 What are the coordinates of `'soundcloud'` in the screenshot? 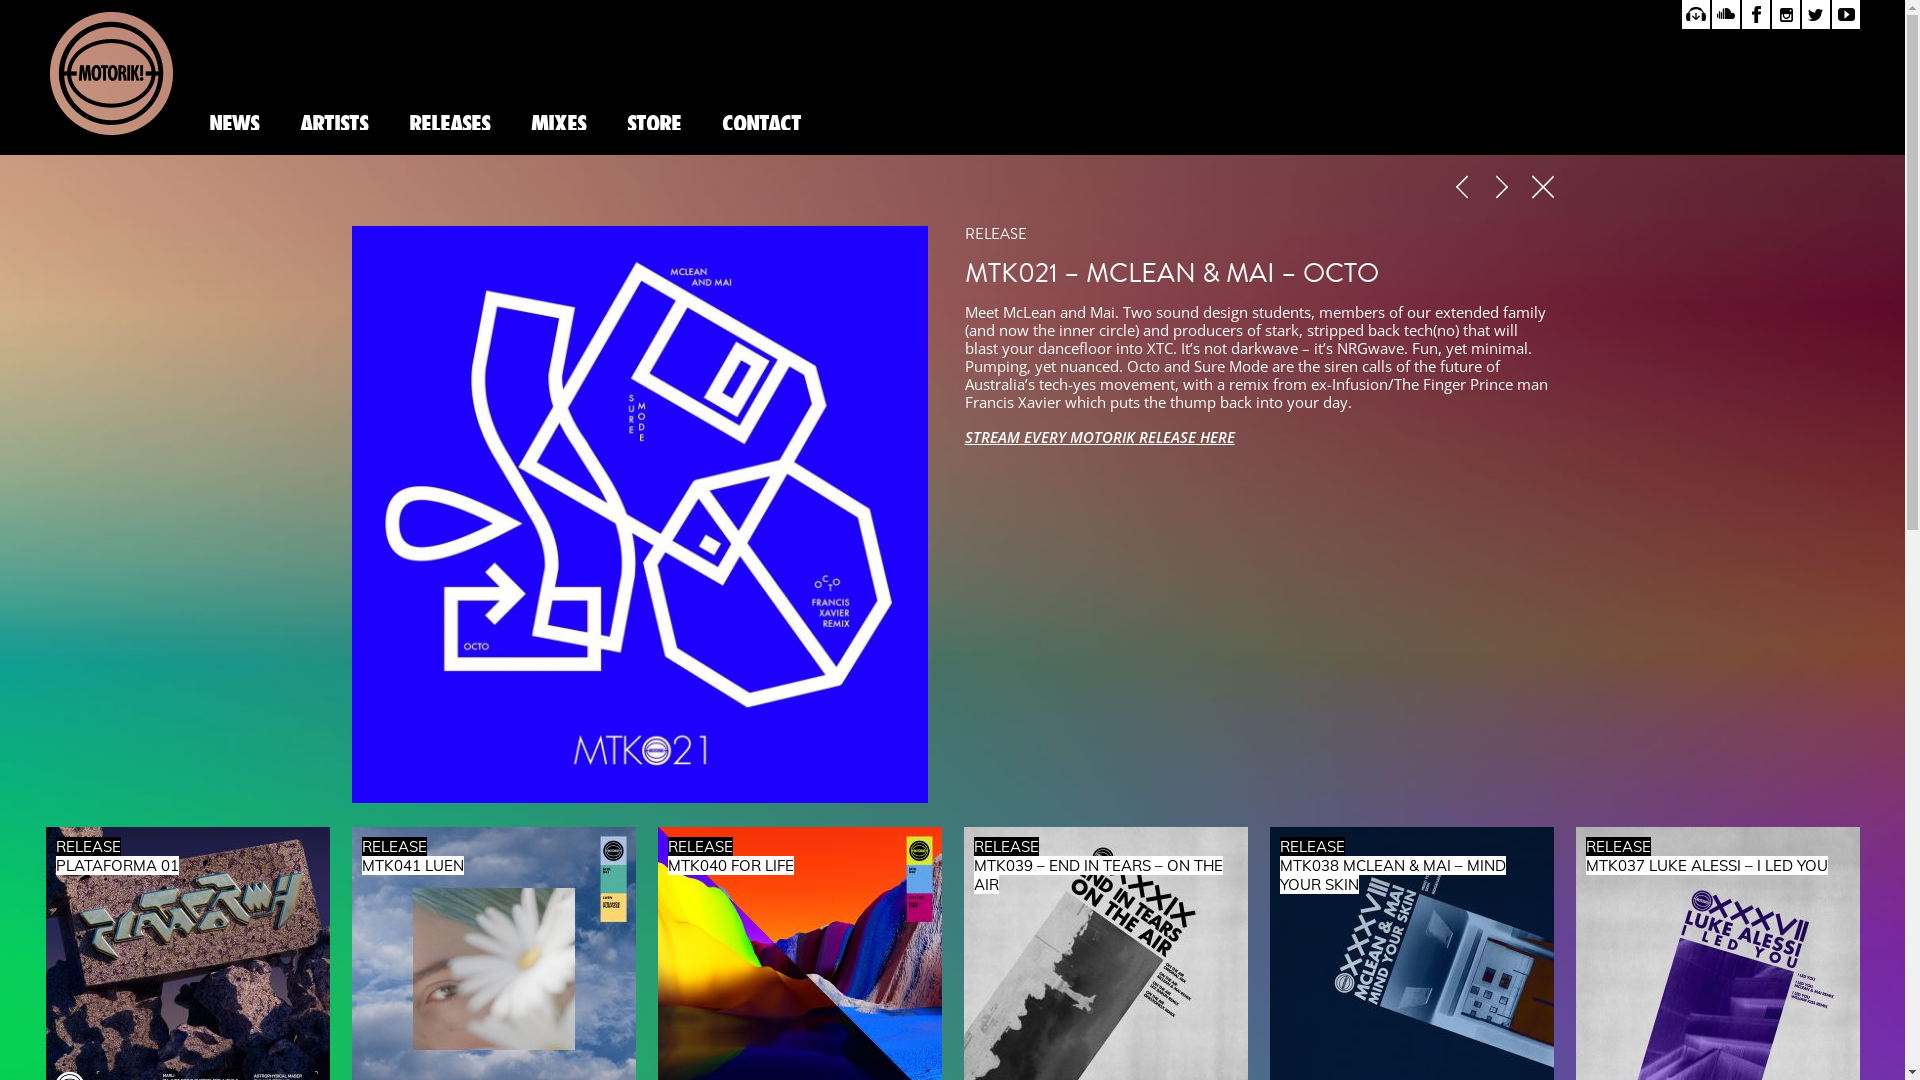 It's located at (1725, 14).